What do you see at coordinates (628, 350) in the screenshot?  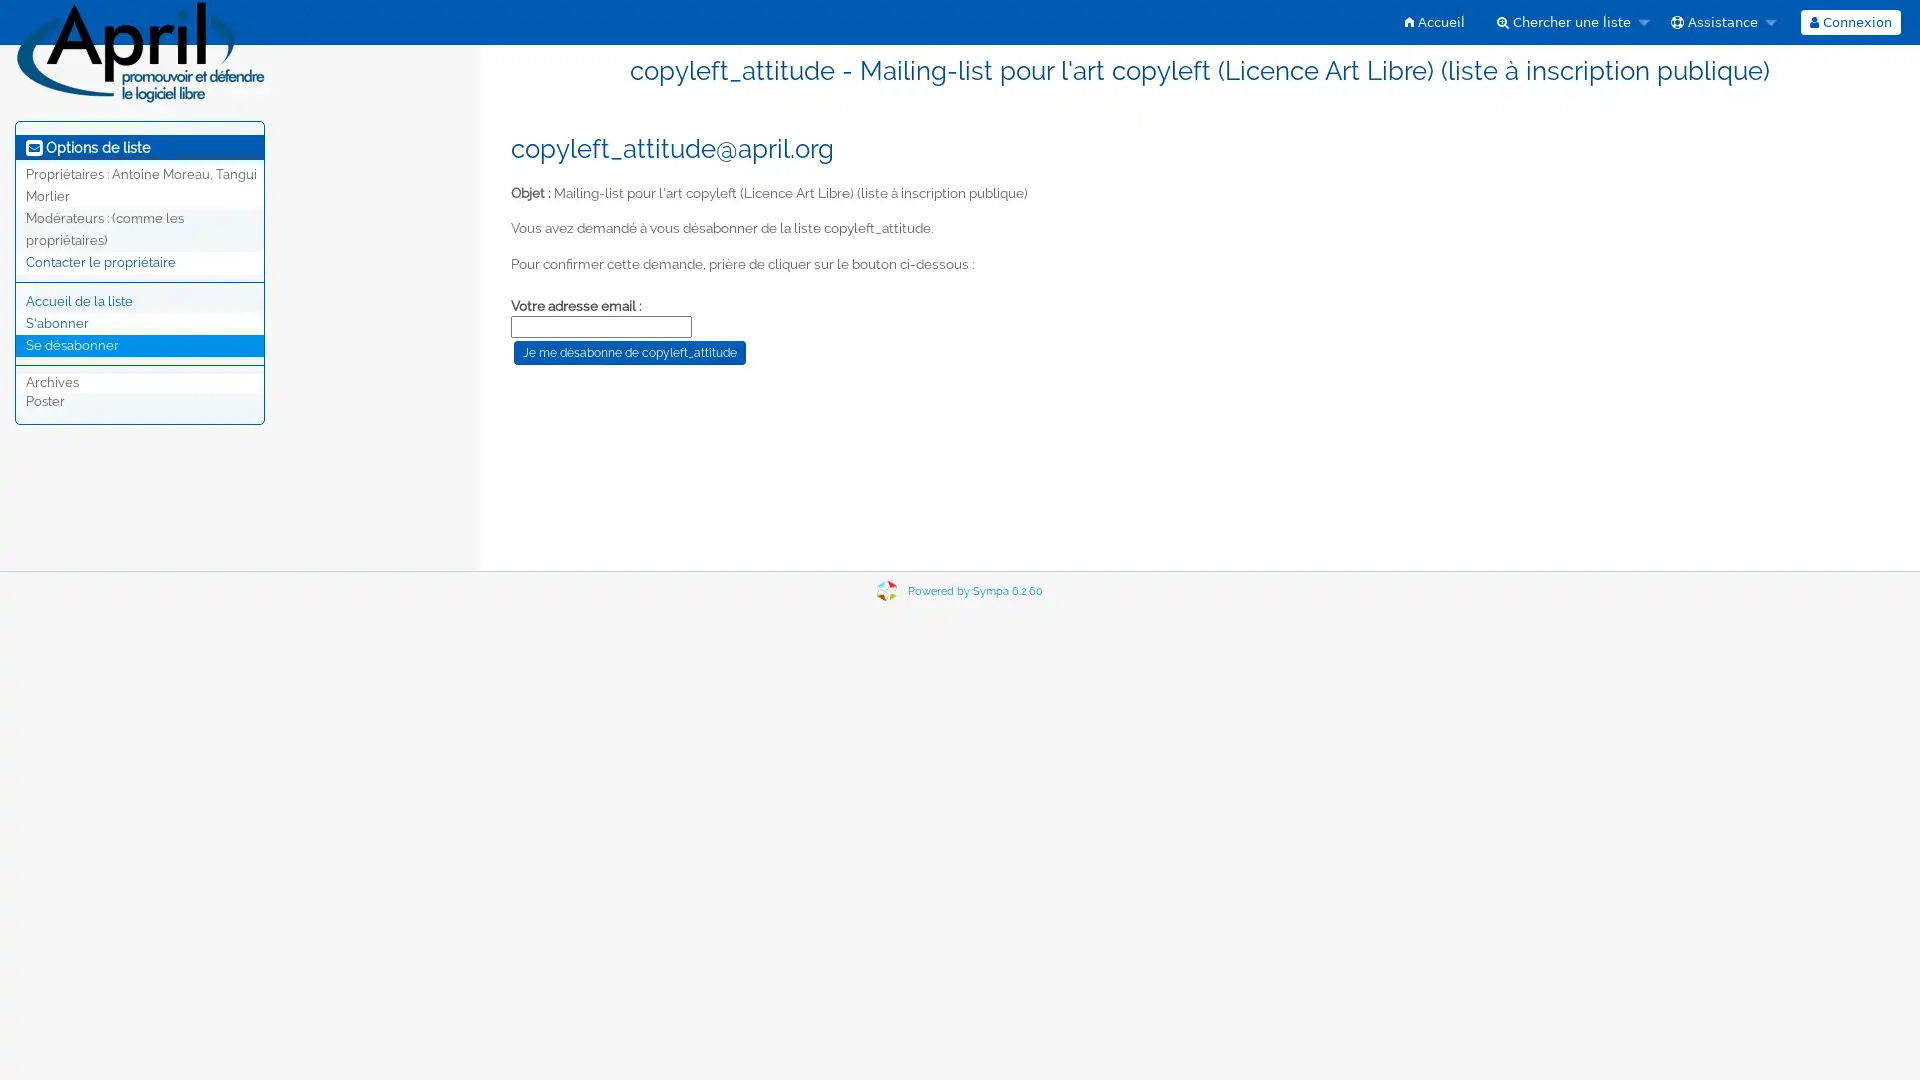 I see `Je me desabonne de copyleft_attitude` at bounding box center [628, 350].